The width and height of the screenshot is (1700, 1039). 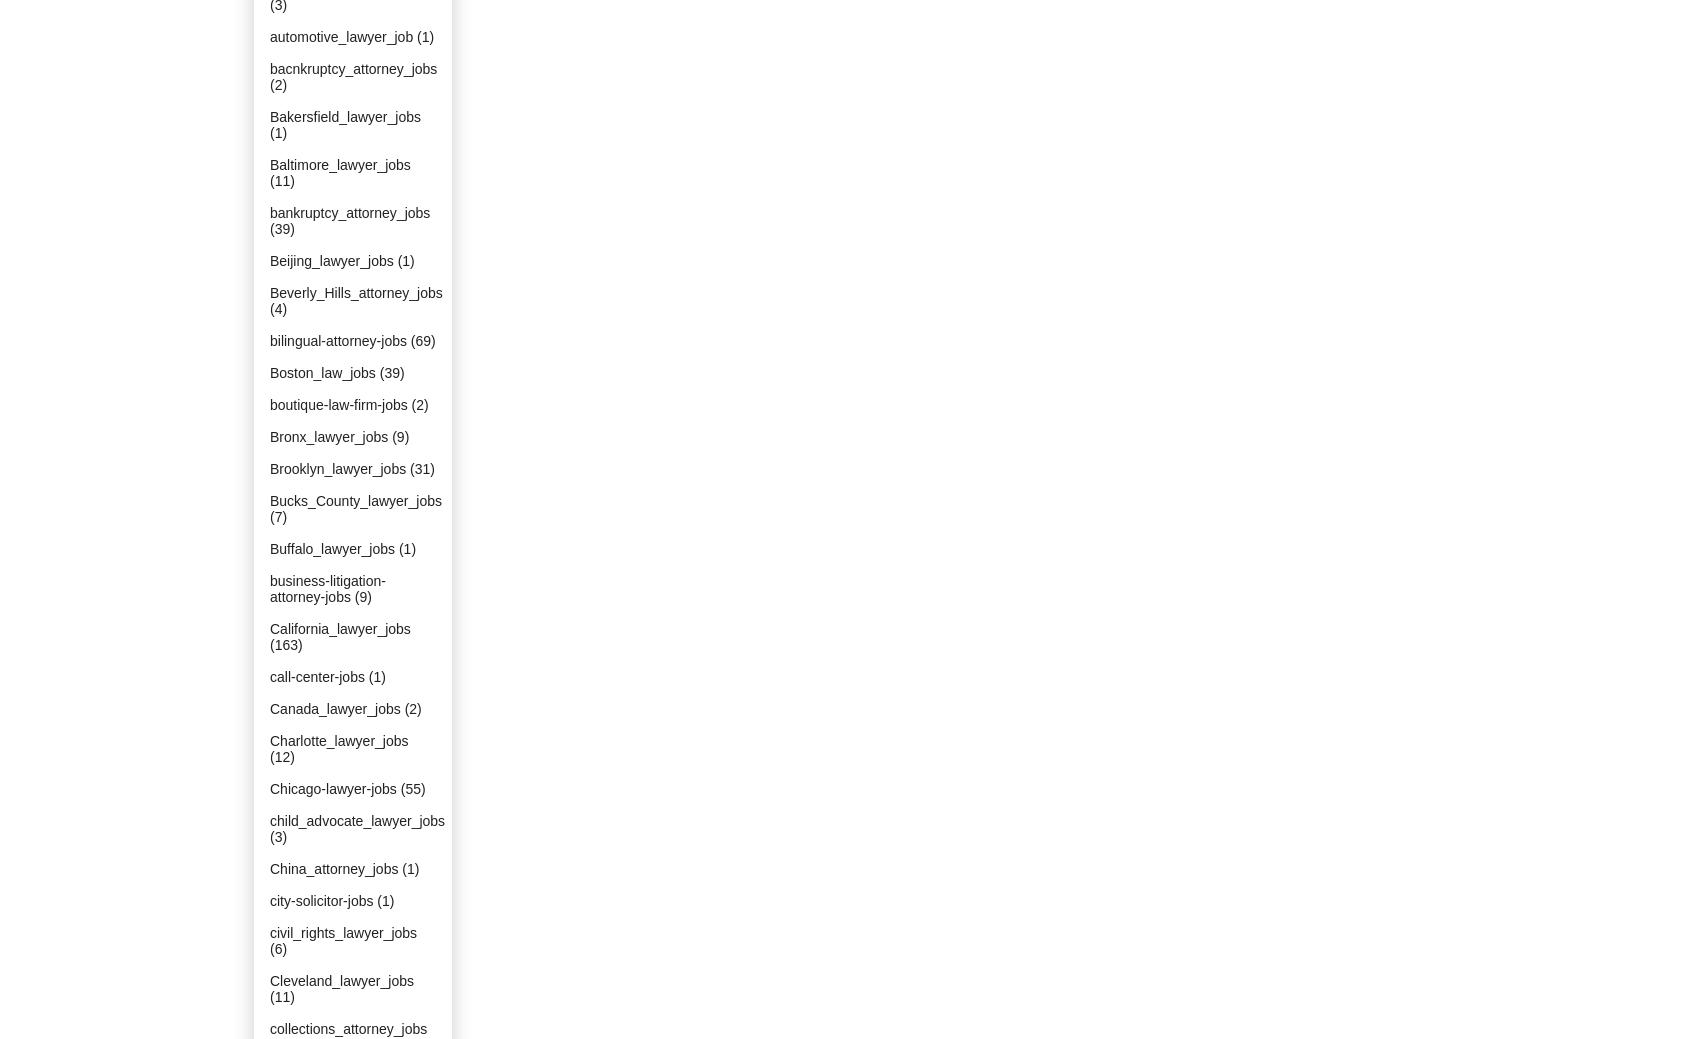 I want to click on 'Boston_law_jobs', so click(x=321, y=372).